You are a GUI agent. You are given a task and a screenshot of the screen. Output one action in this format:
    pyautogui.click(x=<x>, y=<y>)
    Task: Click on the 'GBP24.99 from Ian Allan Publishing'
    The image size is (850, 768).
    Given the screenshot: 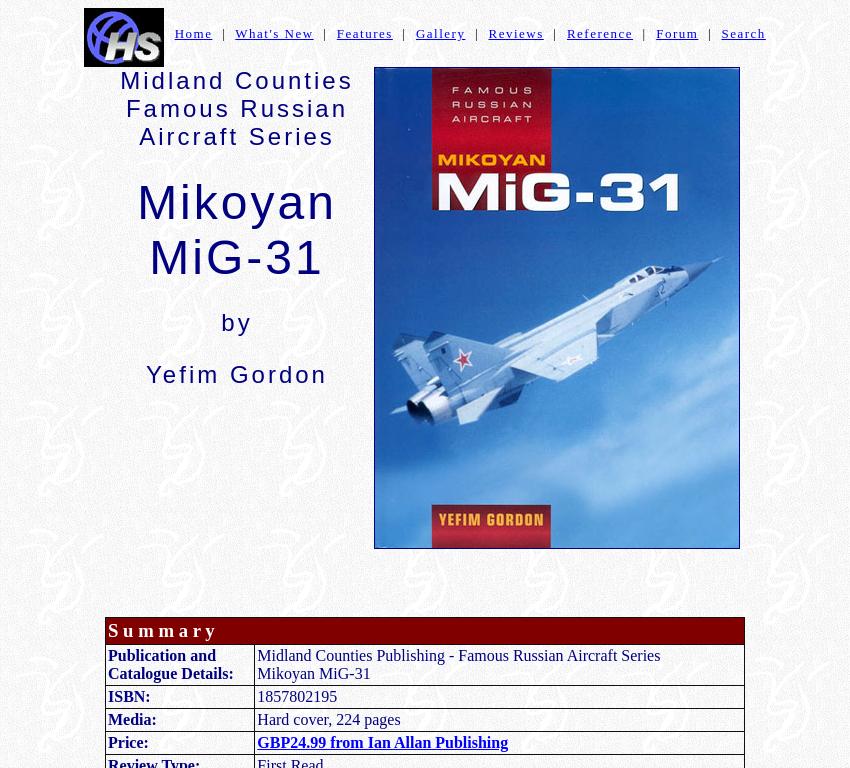 What is the action you would take?
    pyautogui.click(x=381, y=742)
    